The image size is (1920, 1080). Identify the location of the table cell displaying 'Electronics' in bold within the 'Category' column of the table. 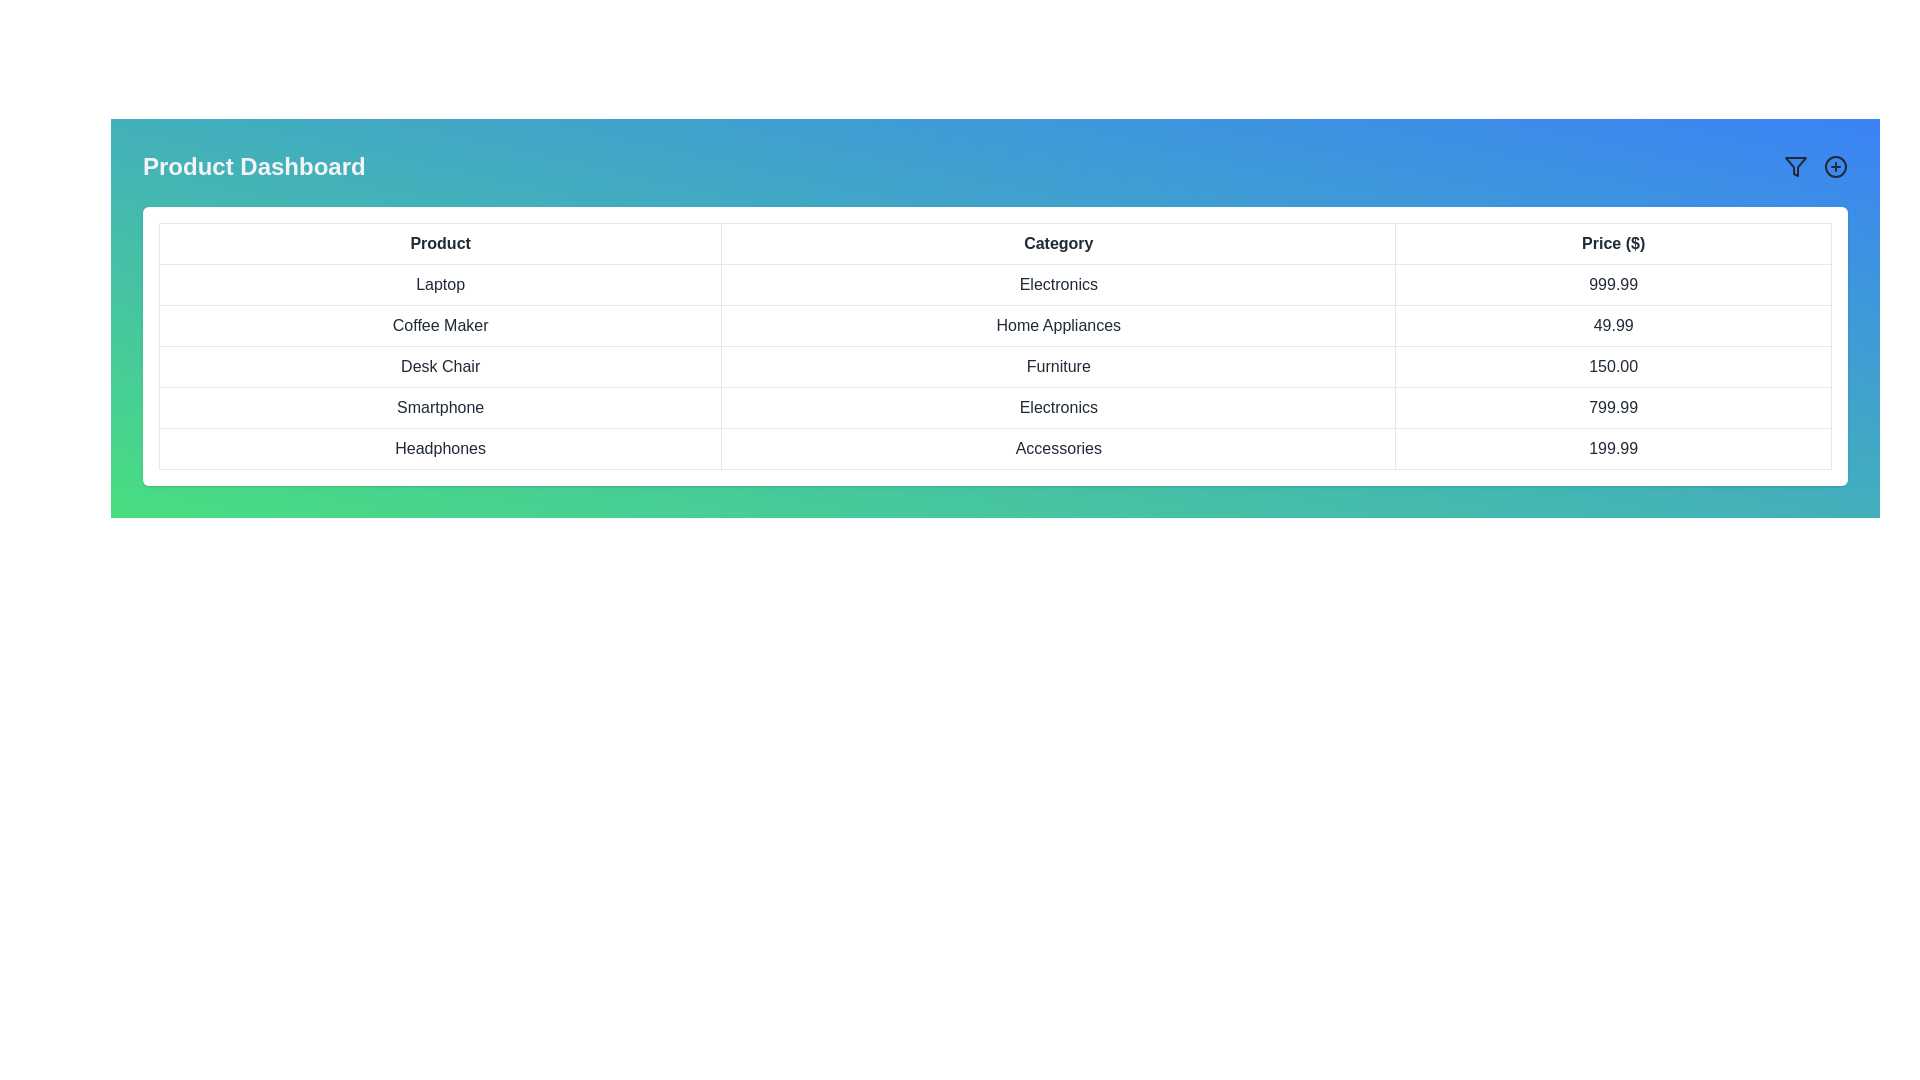
(1057, 285).